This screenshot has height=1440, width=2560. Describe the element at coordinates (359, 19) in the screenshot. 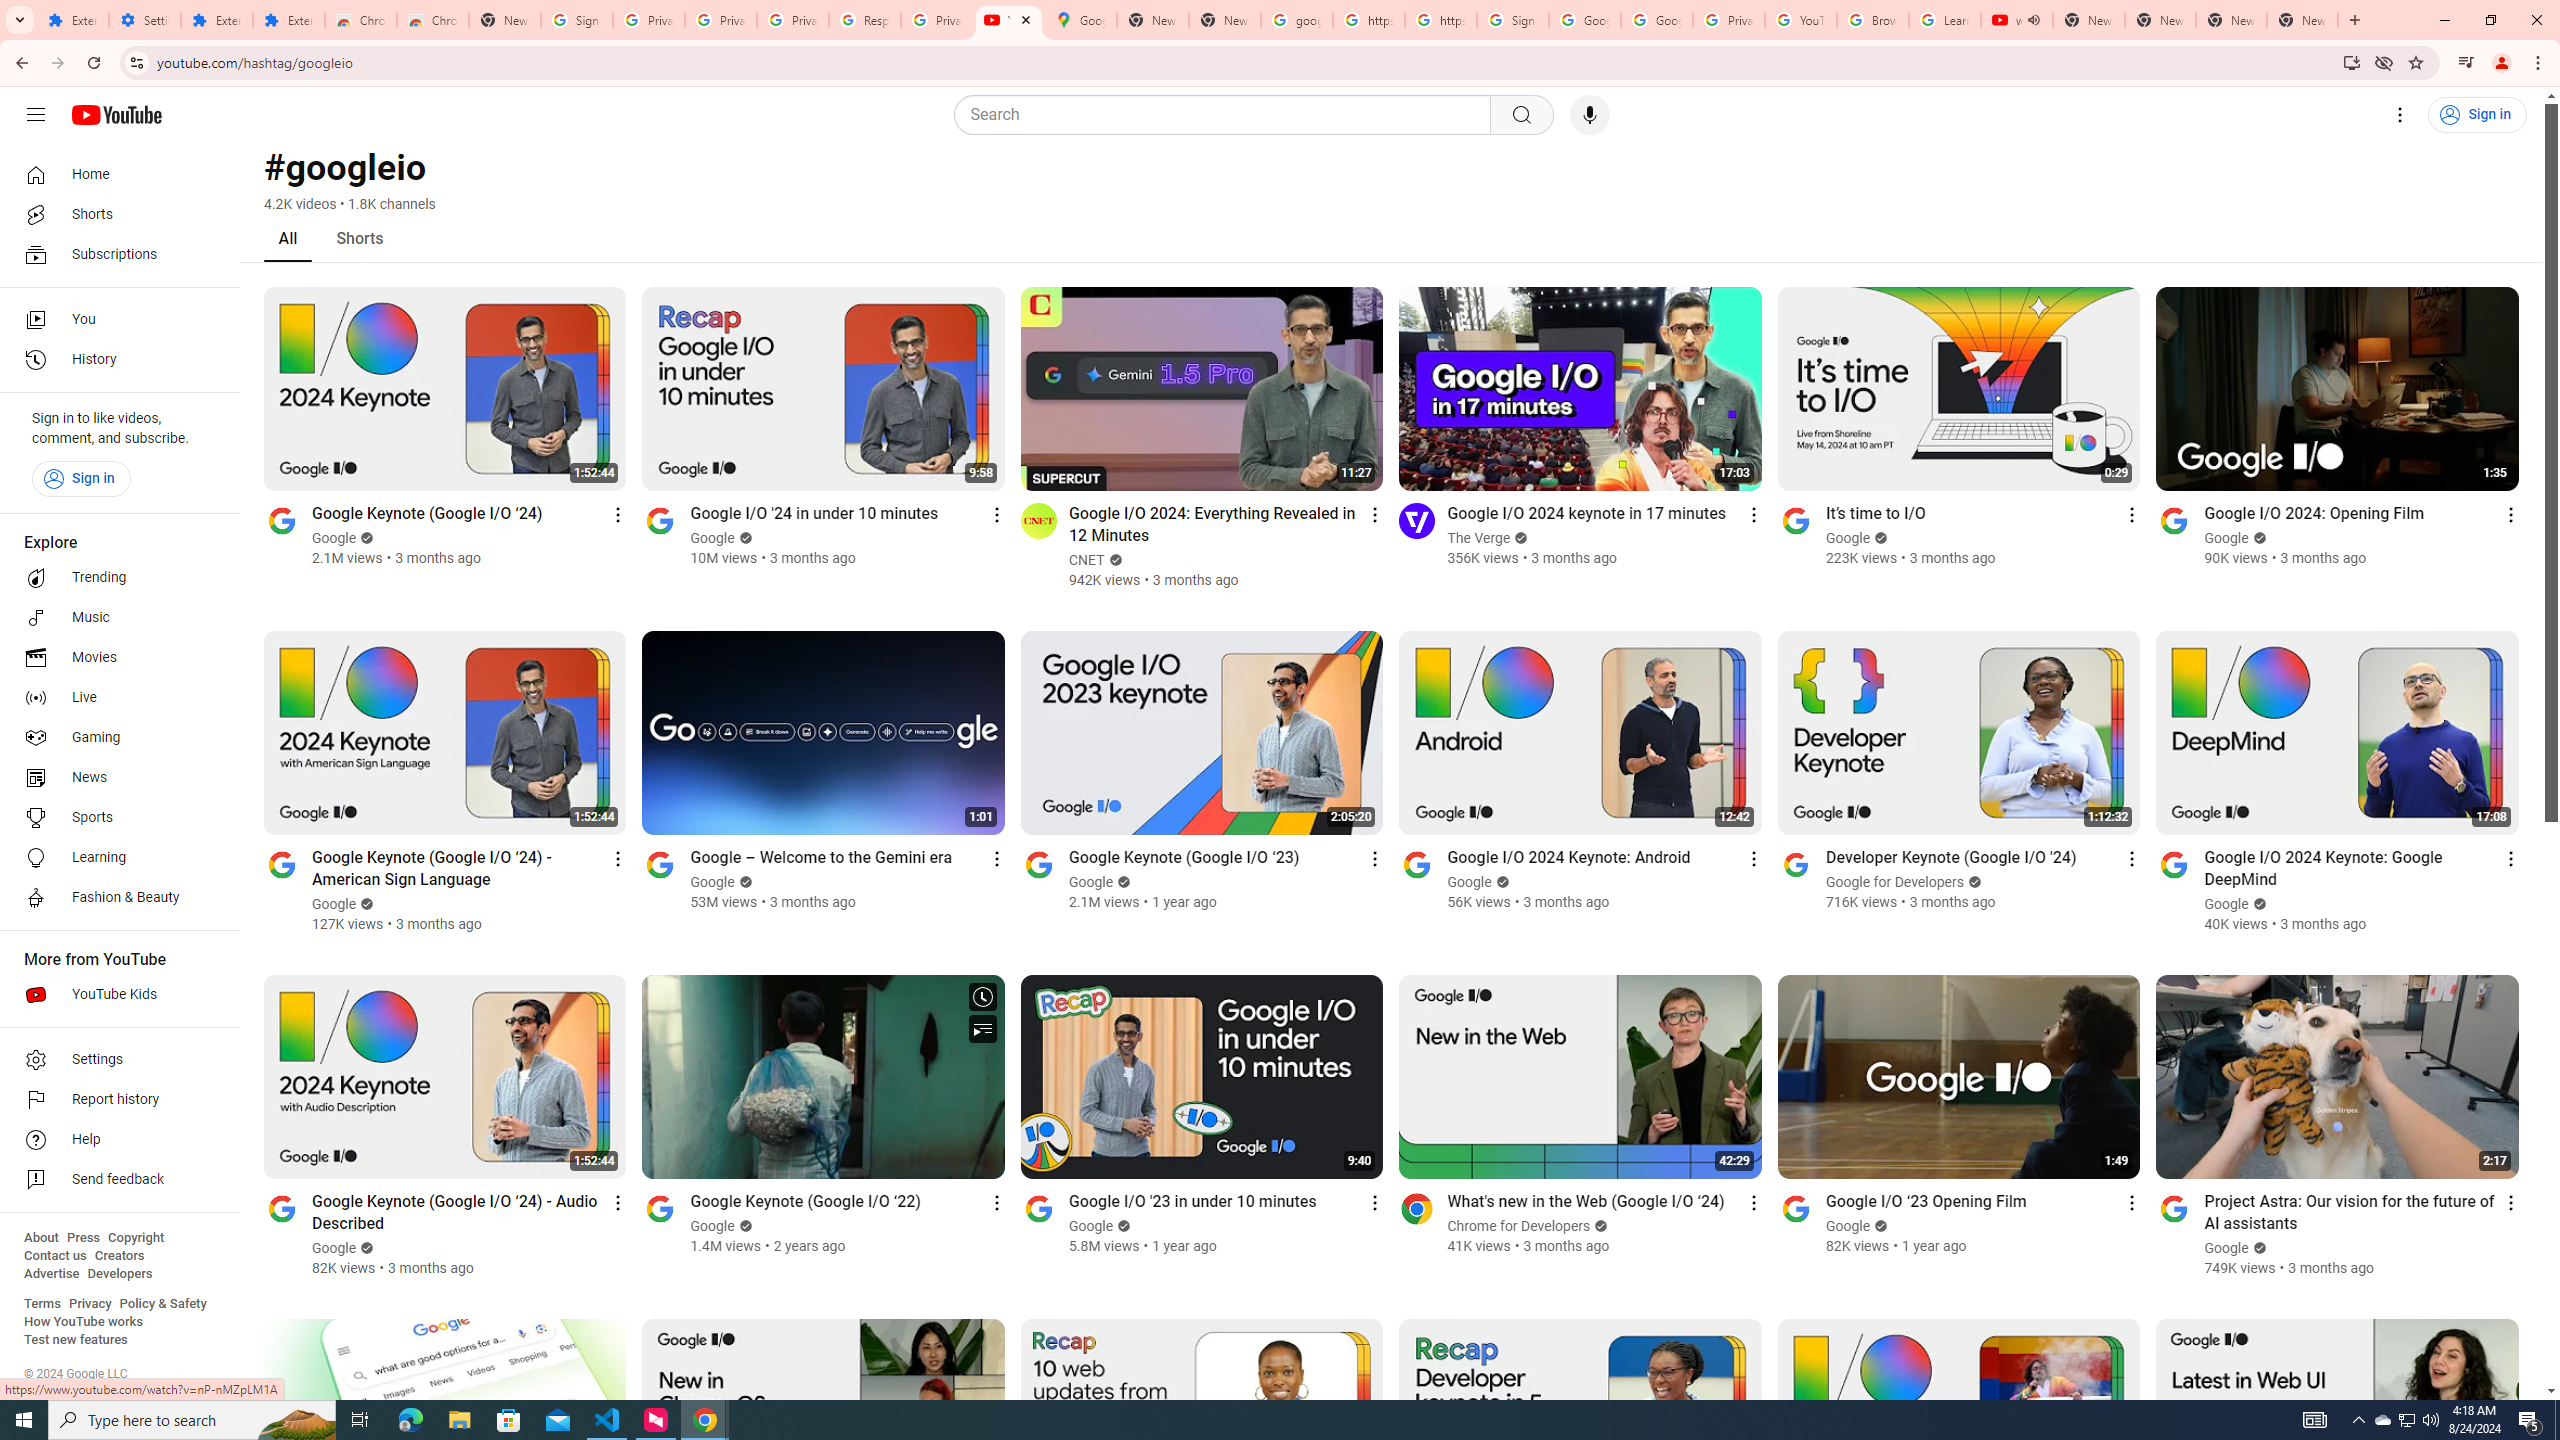

I see `'Chrome Web Store'` at that location.